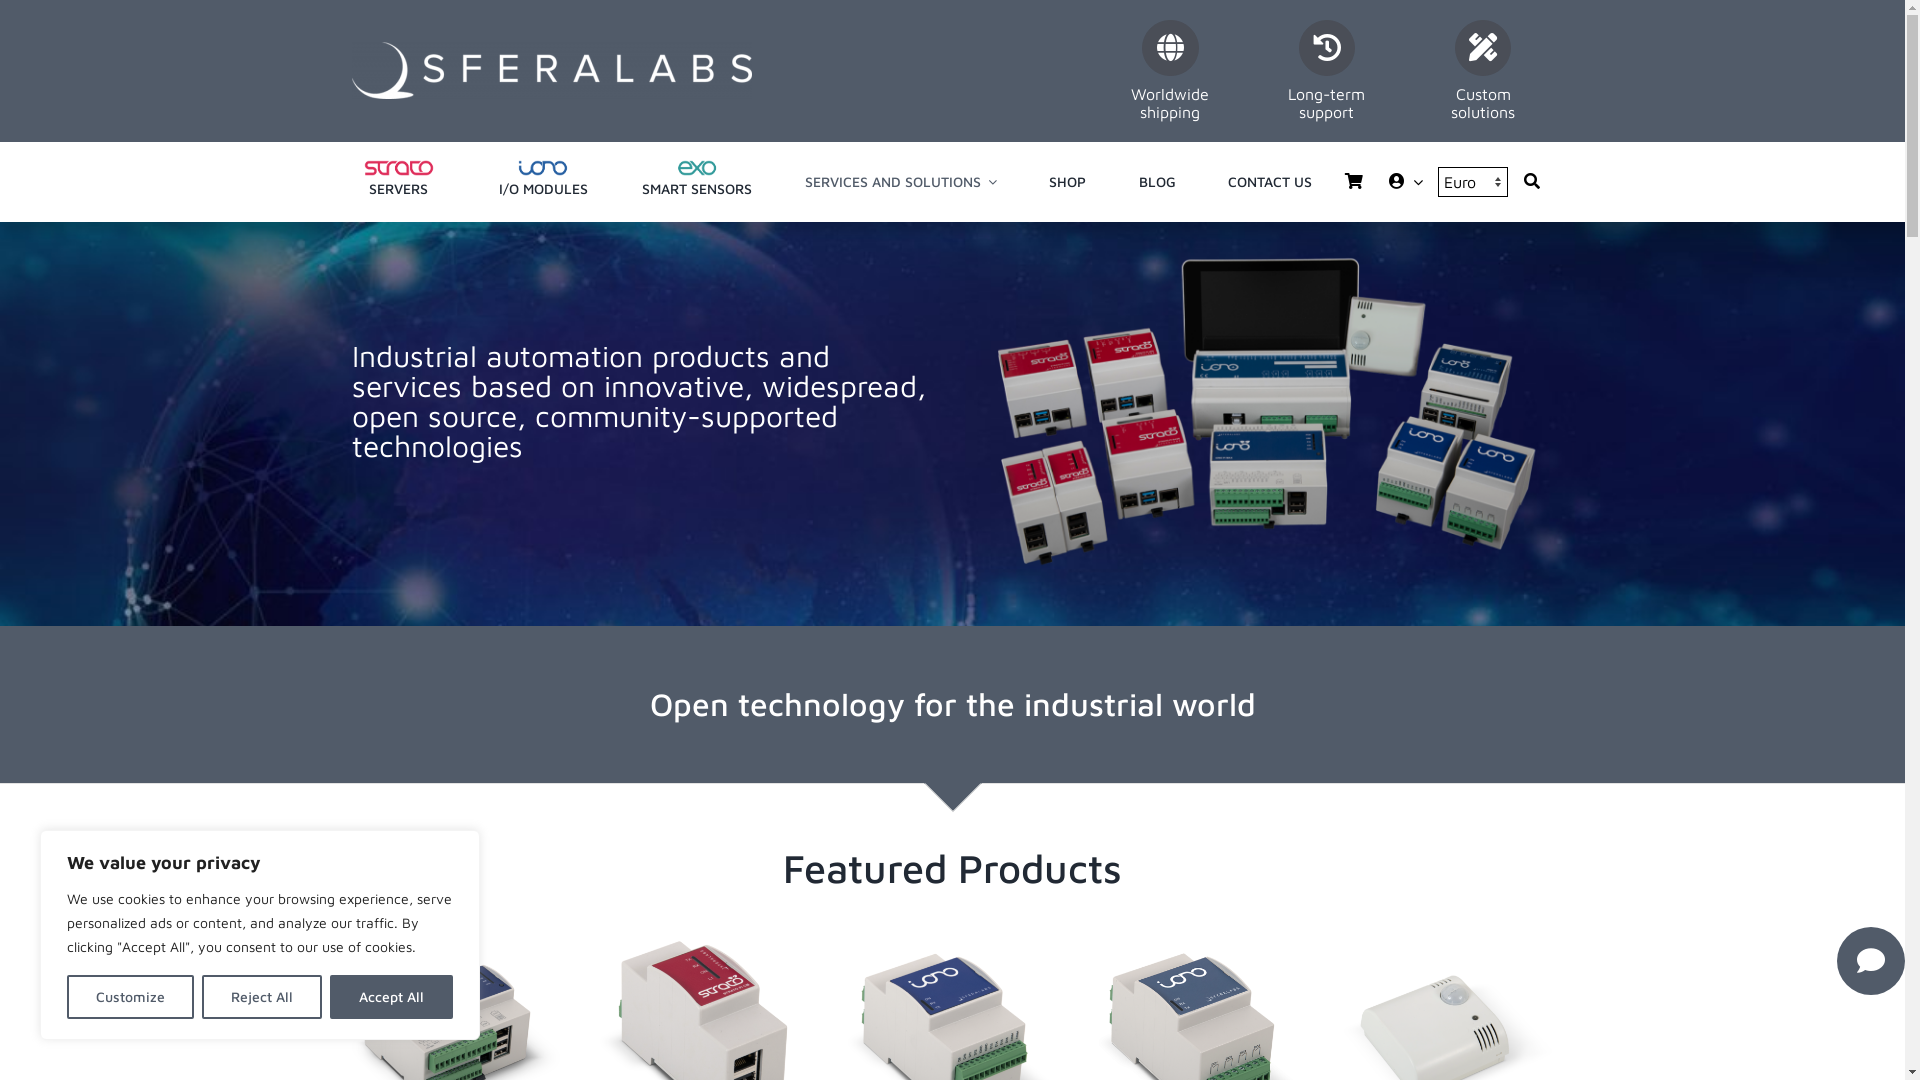 This screenshot has height=1080, width=1920. I want to click on 'iono-line-logo', so click(542, 167).